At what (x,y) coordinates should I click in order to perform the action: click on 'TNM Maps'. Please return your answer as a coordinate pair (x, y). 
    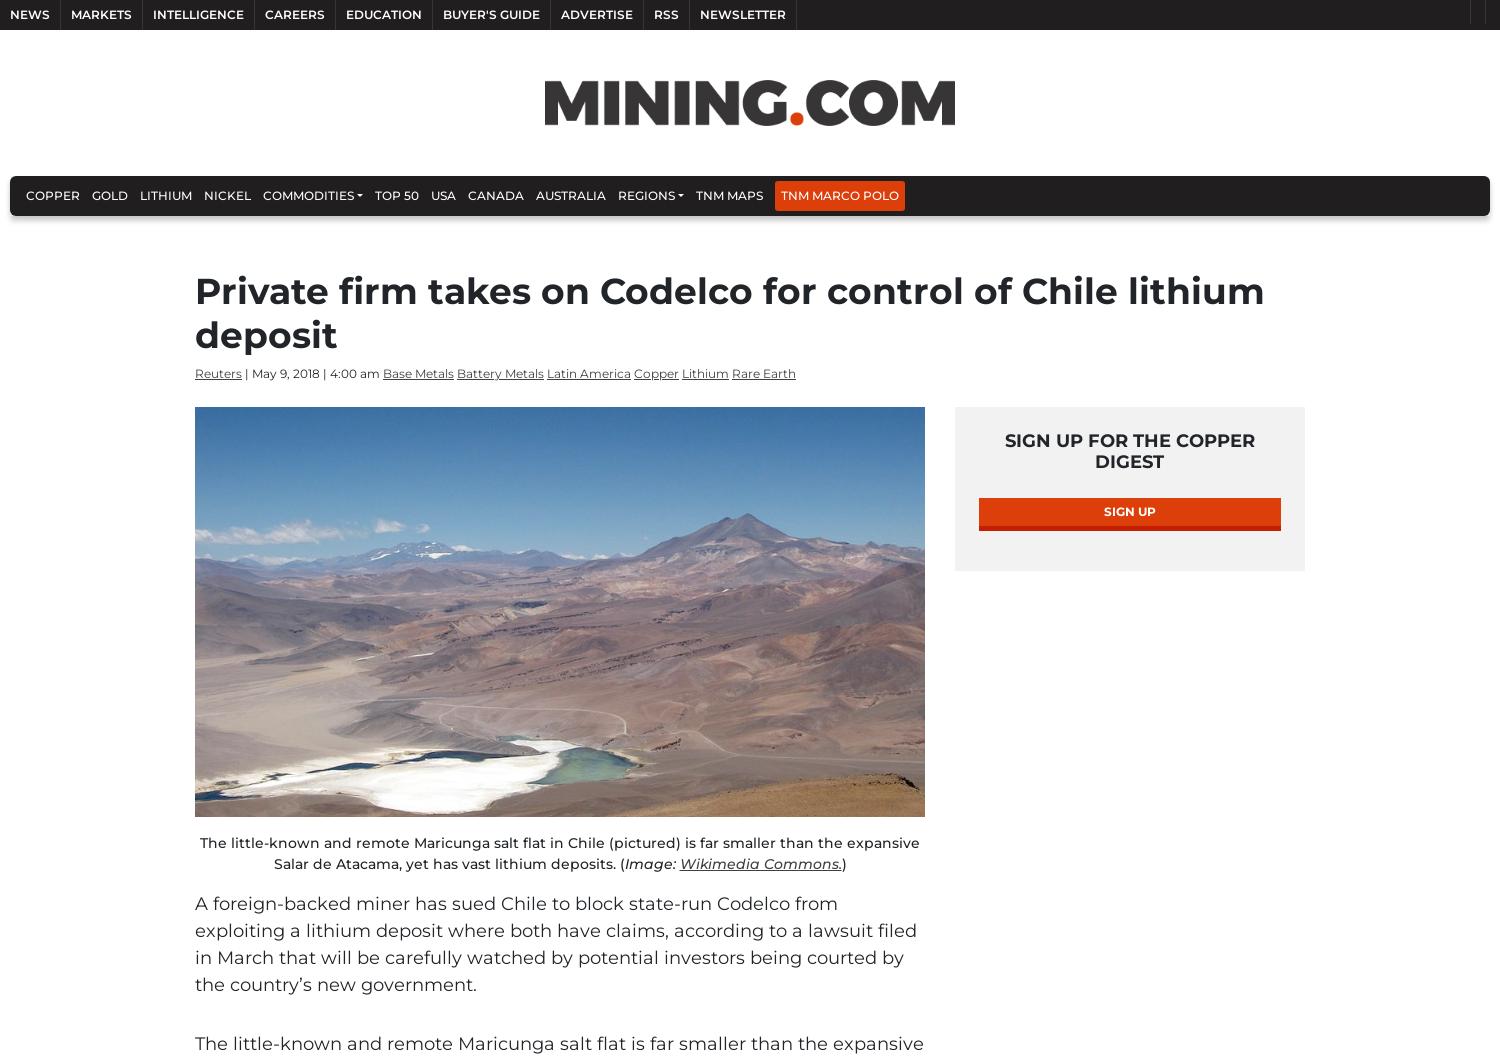
    Looking at the image, I should click on (728, 195).